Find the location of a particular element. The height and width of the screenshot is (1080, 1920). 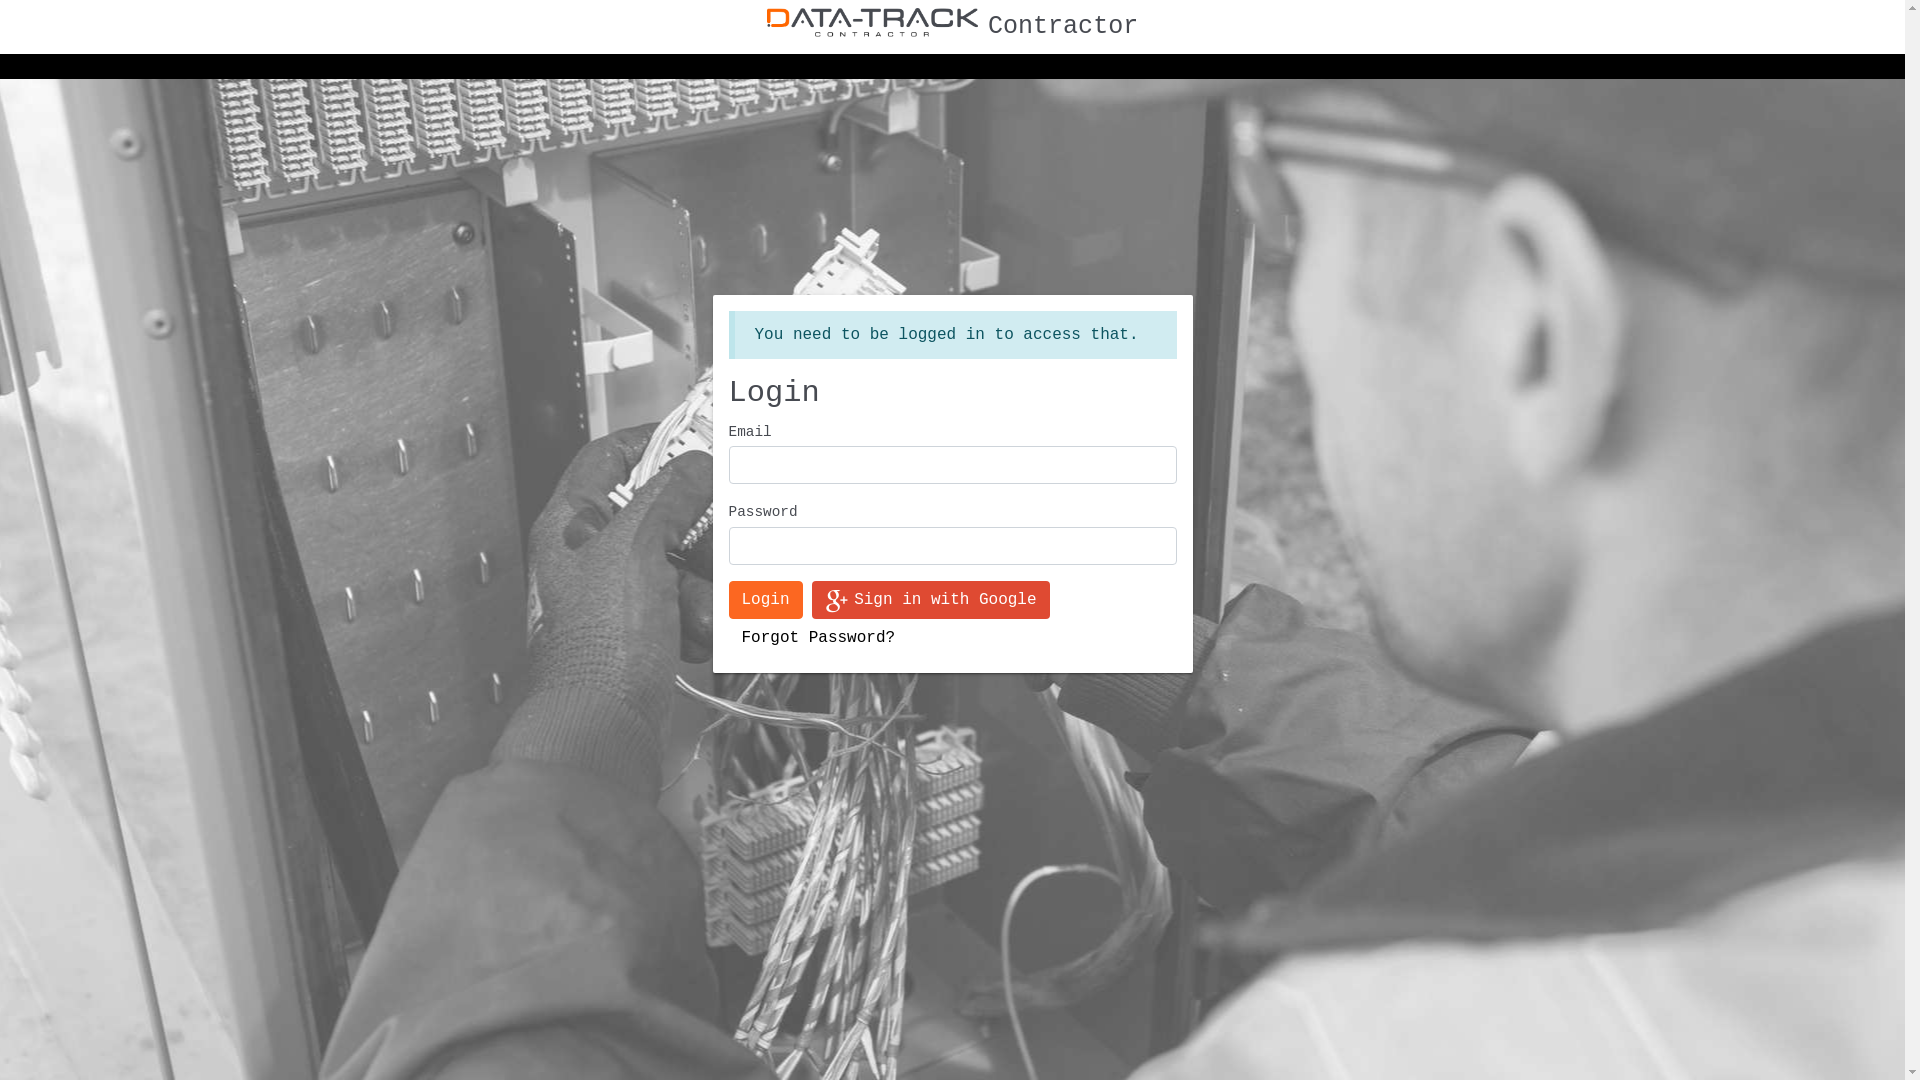

'Sign in with Google' is located at coordinates (929, 599).